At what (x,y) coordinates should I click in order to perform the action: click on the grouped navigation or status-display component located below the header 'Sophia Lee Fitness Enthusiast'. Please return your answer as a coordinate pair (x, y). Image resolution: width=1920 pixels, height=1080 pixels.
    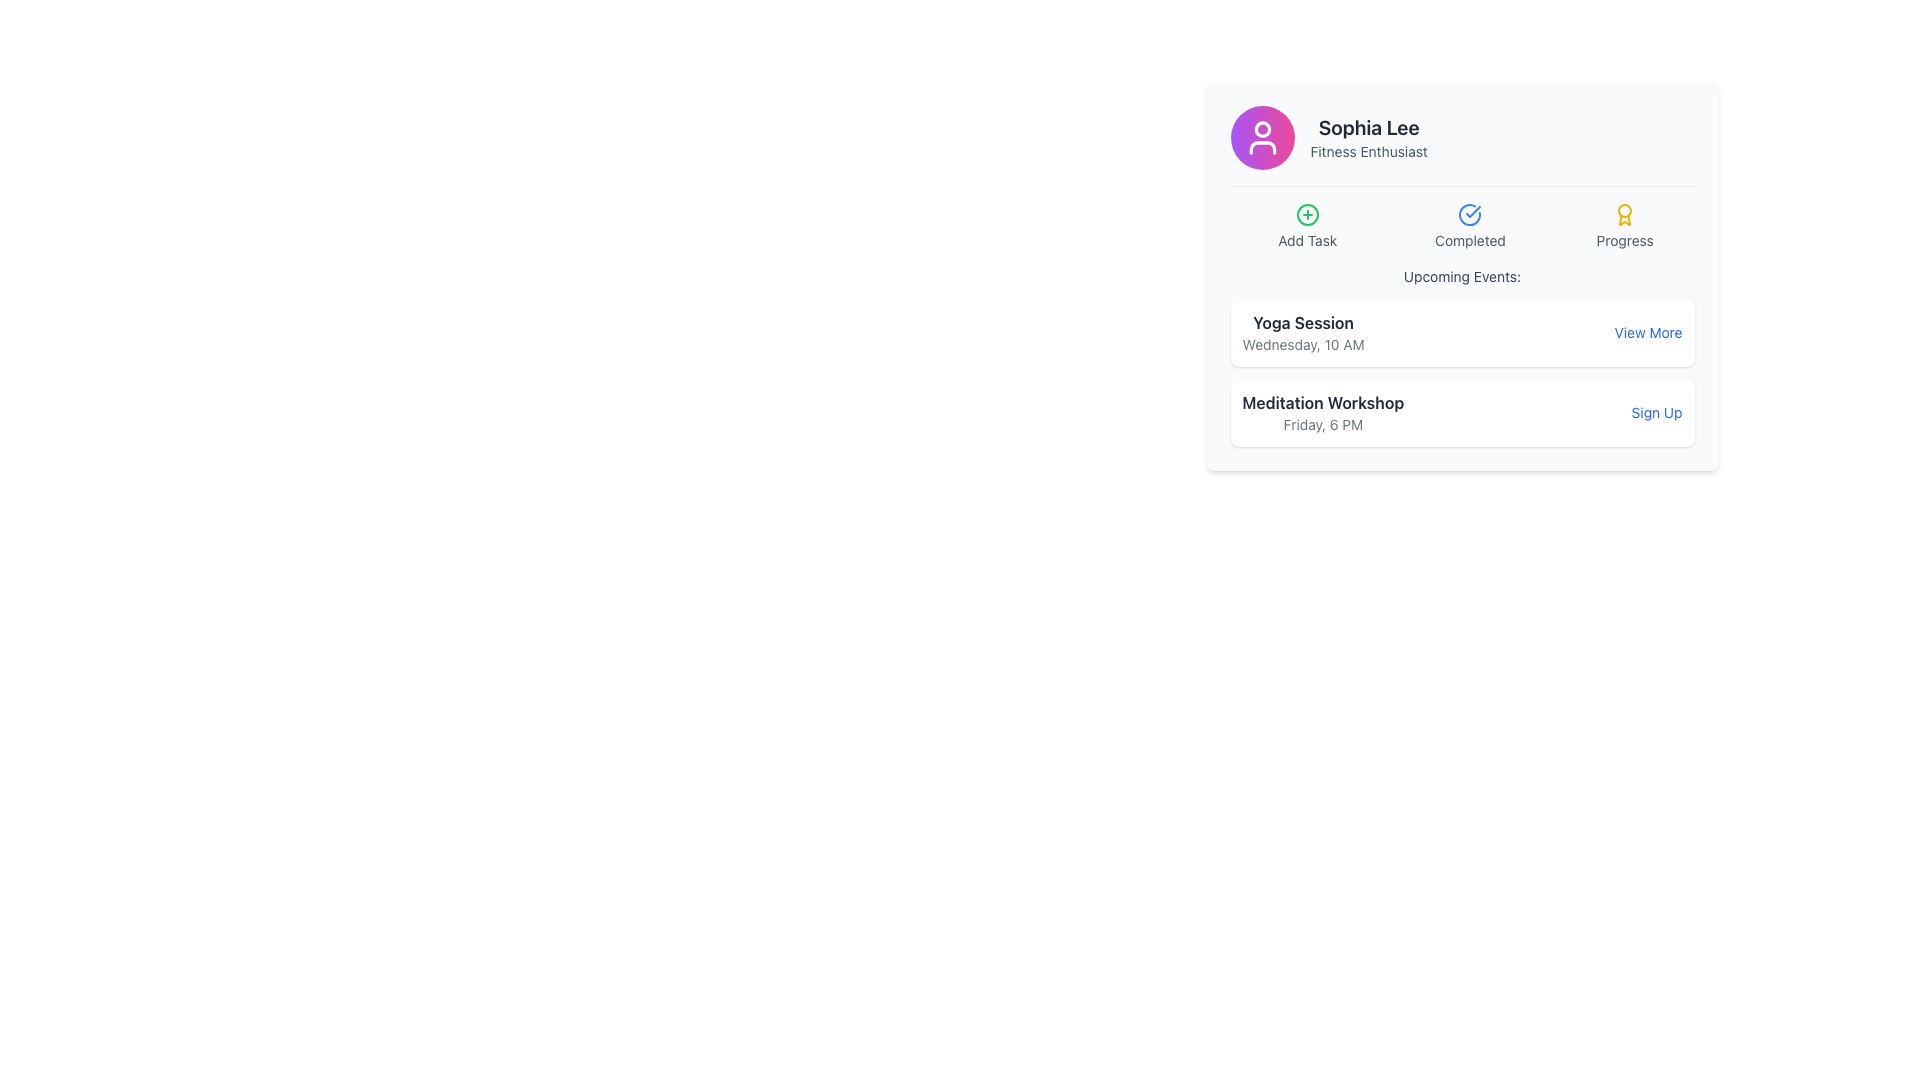
    Looking at the image, I should click on (1462, 226).